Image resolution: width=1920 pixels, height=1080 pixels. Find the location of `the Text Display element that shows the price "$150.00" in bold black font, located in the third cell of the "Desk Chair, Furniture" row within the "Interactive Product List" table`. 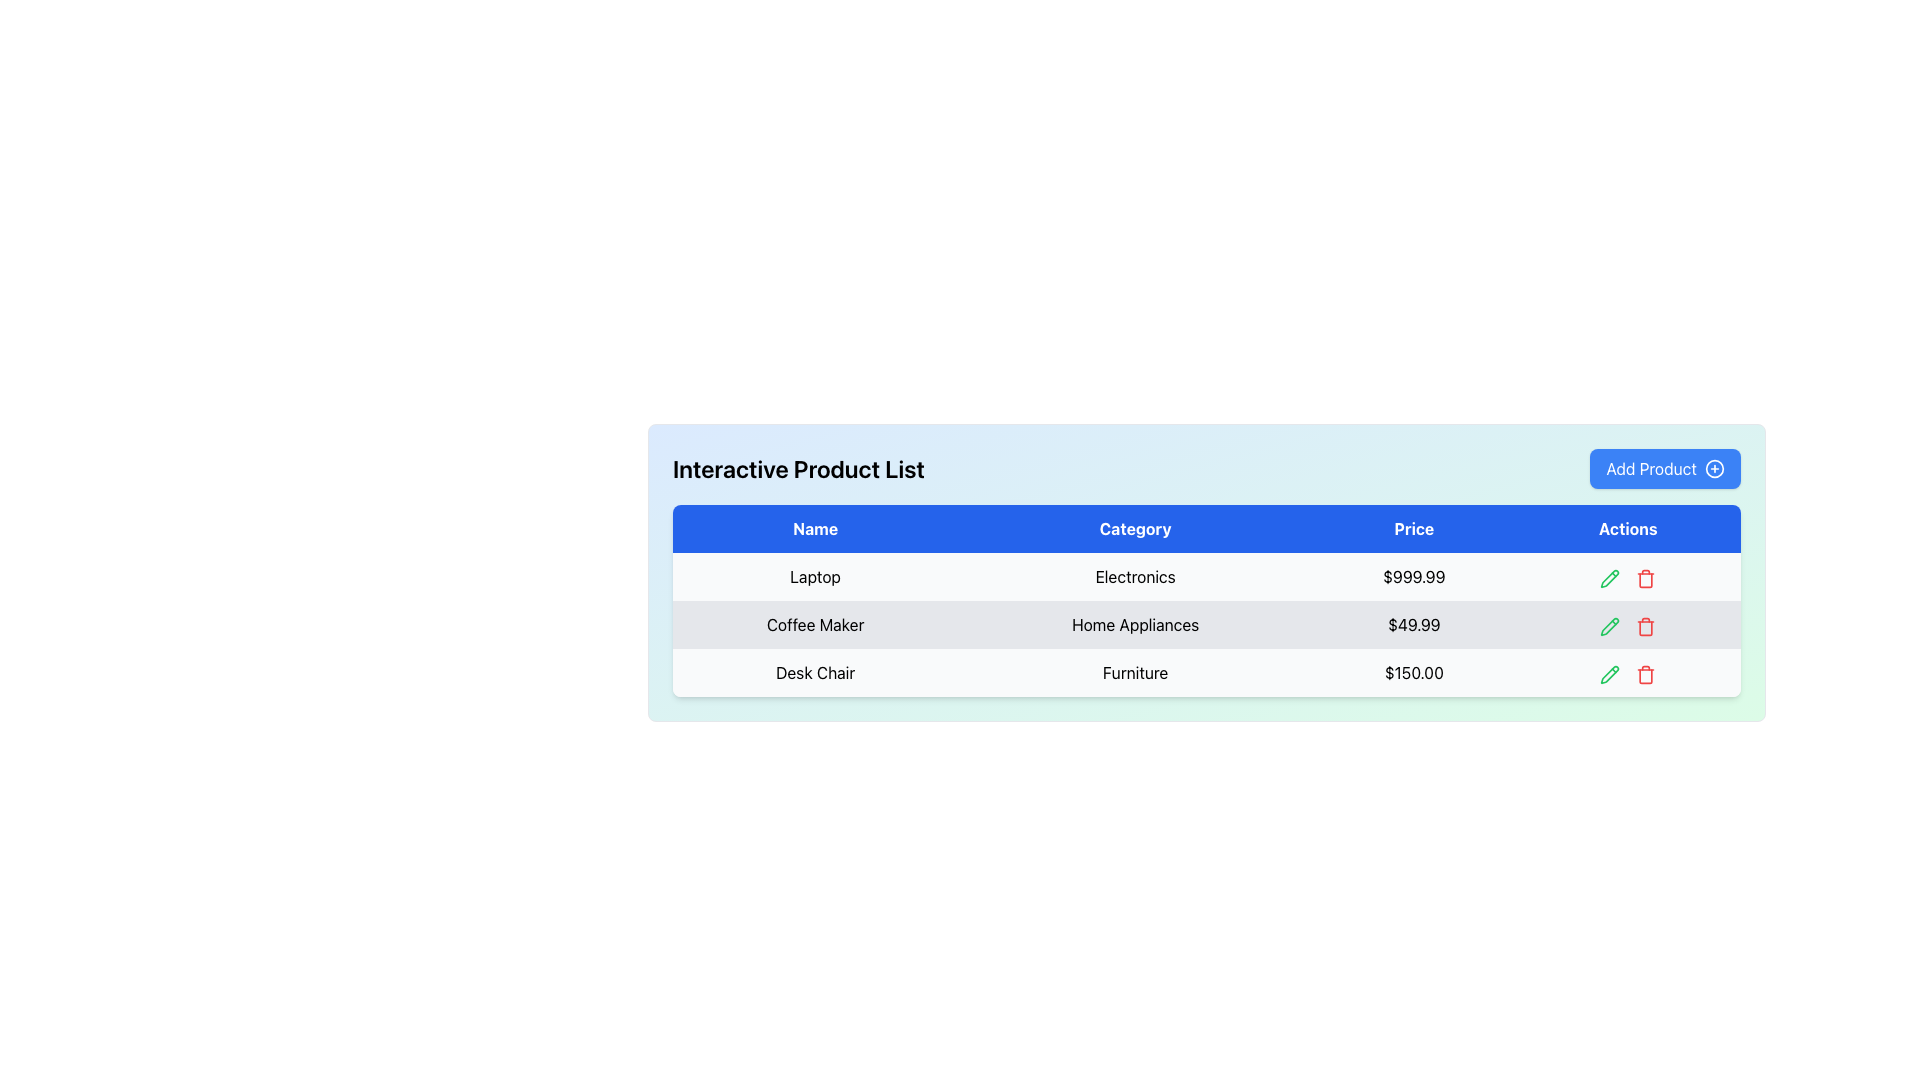

the Text Display element that shows the price "$150.00" in bold black font, located in the third cell of the "Desk Chair, Furniture" row within the "Interactive Product List" table is located at coordinates (1413, 672).